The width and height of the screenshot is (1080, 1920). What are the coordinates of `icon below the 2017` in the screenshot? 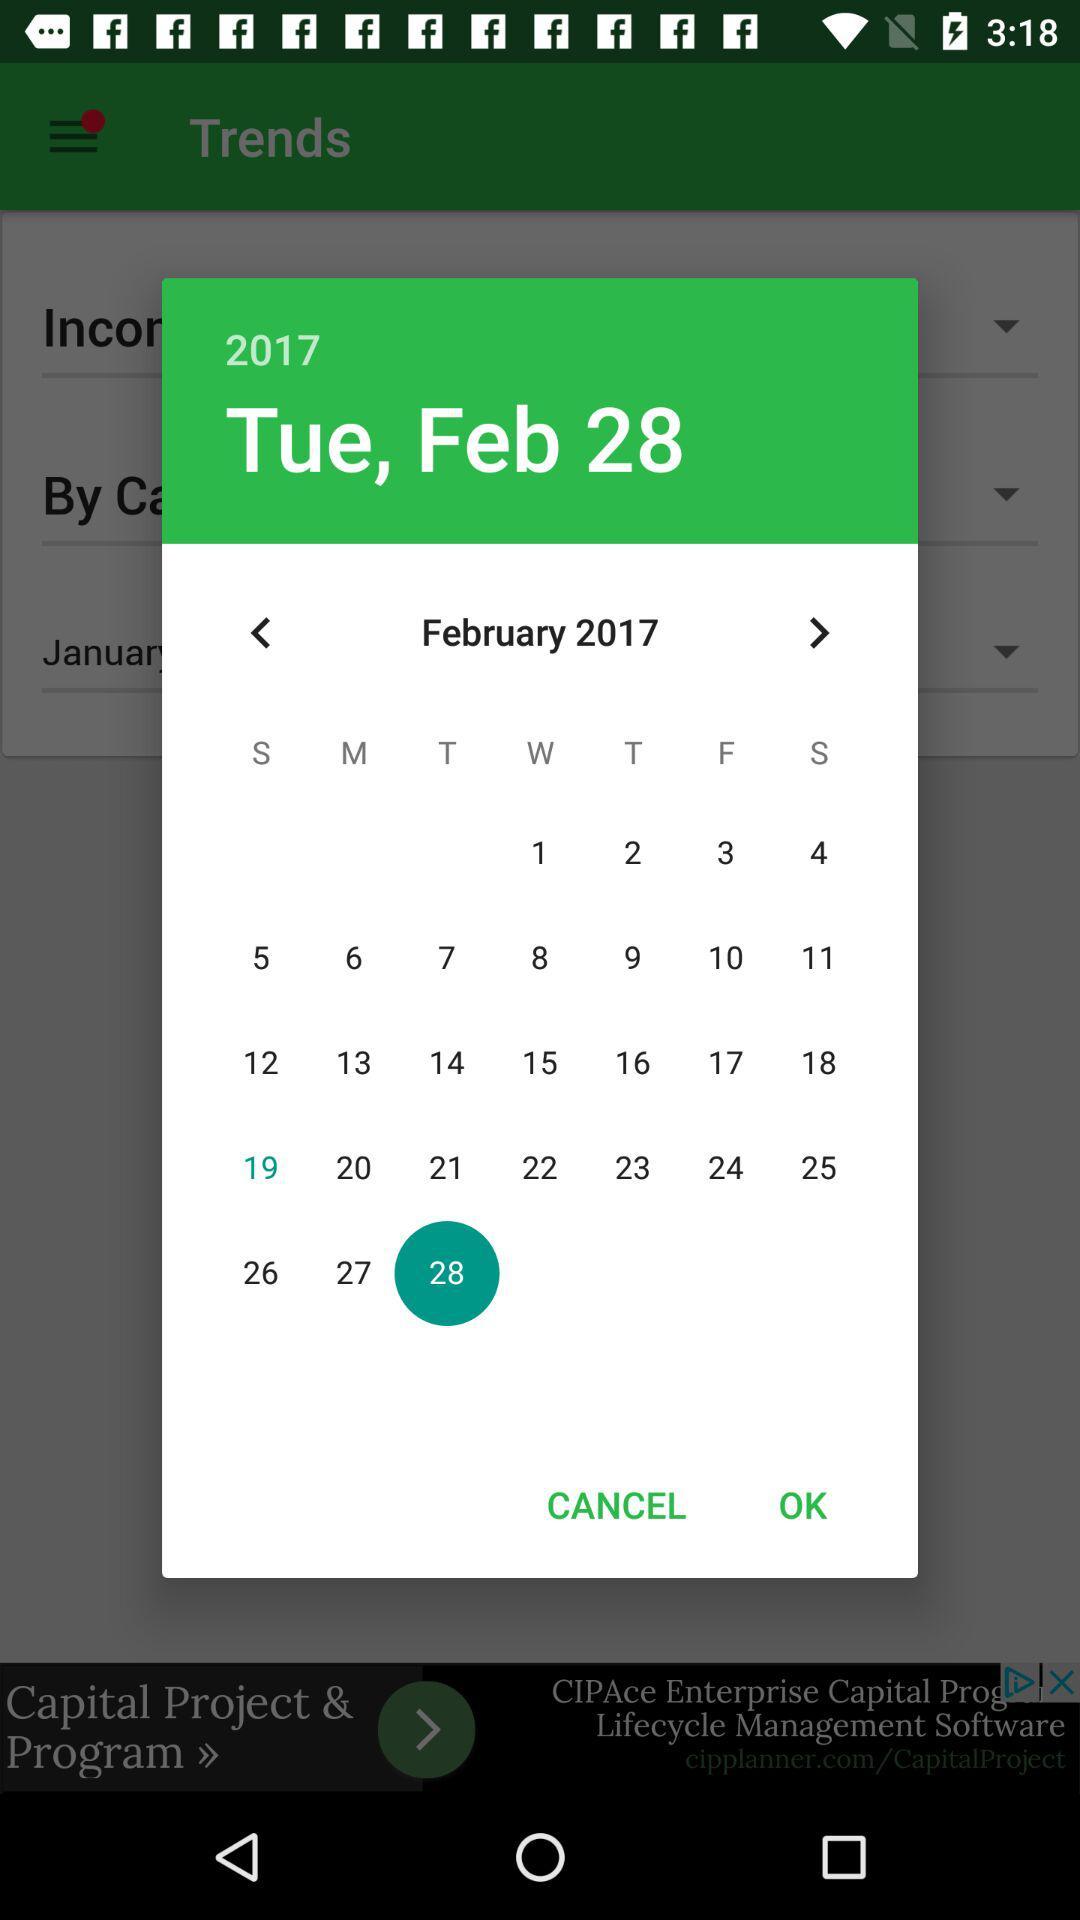 It's located at (818, 632).